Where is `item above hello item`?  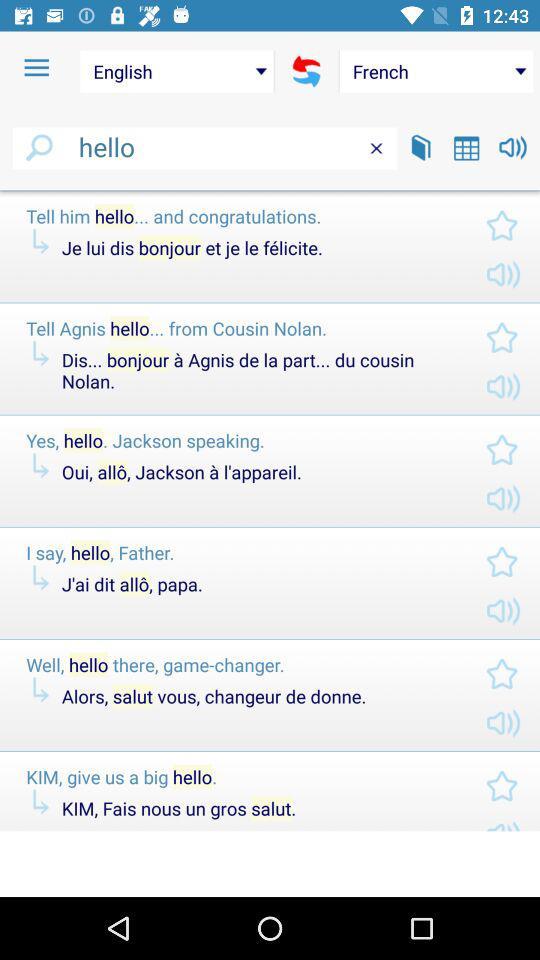 item above hello item is located at coordinates (36, 68).